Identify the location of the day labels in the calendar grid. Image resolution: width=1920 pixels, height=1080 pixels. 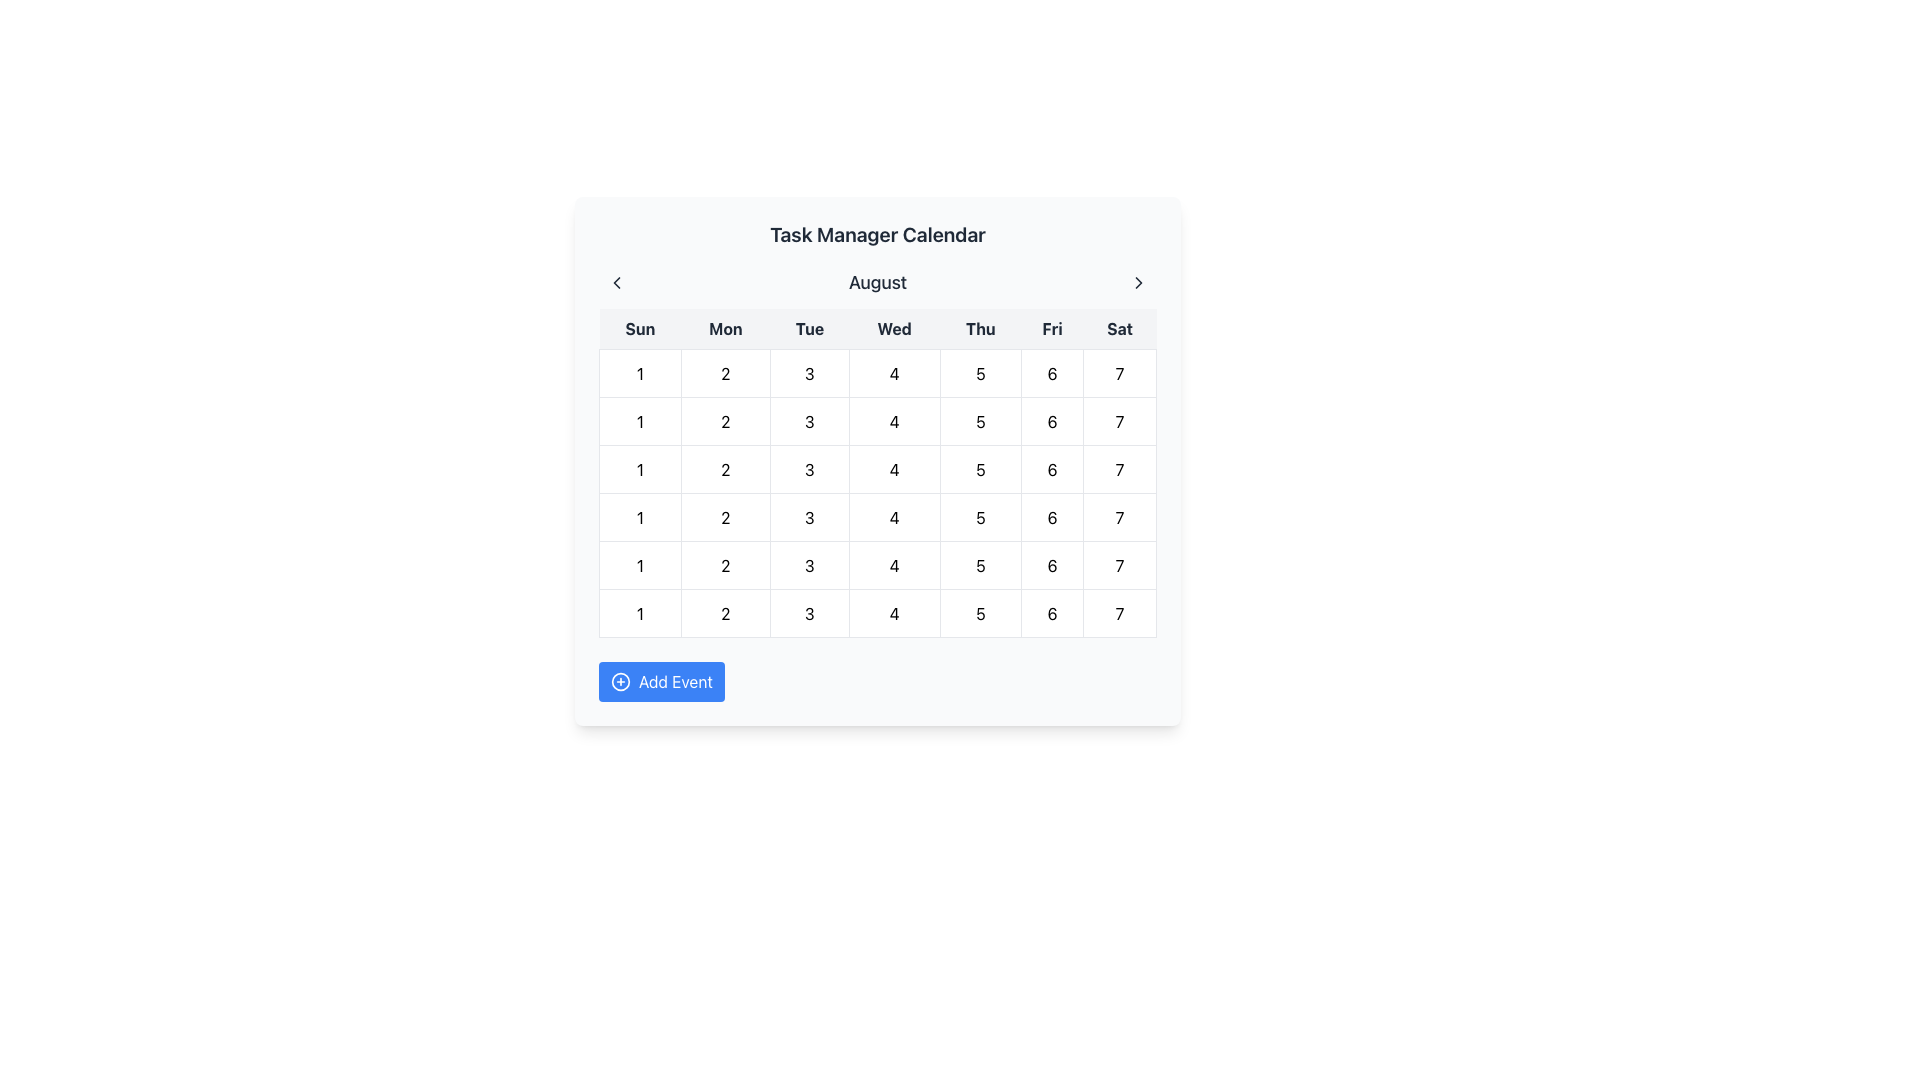
(878, 327).